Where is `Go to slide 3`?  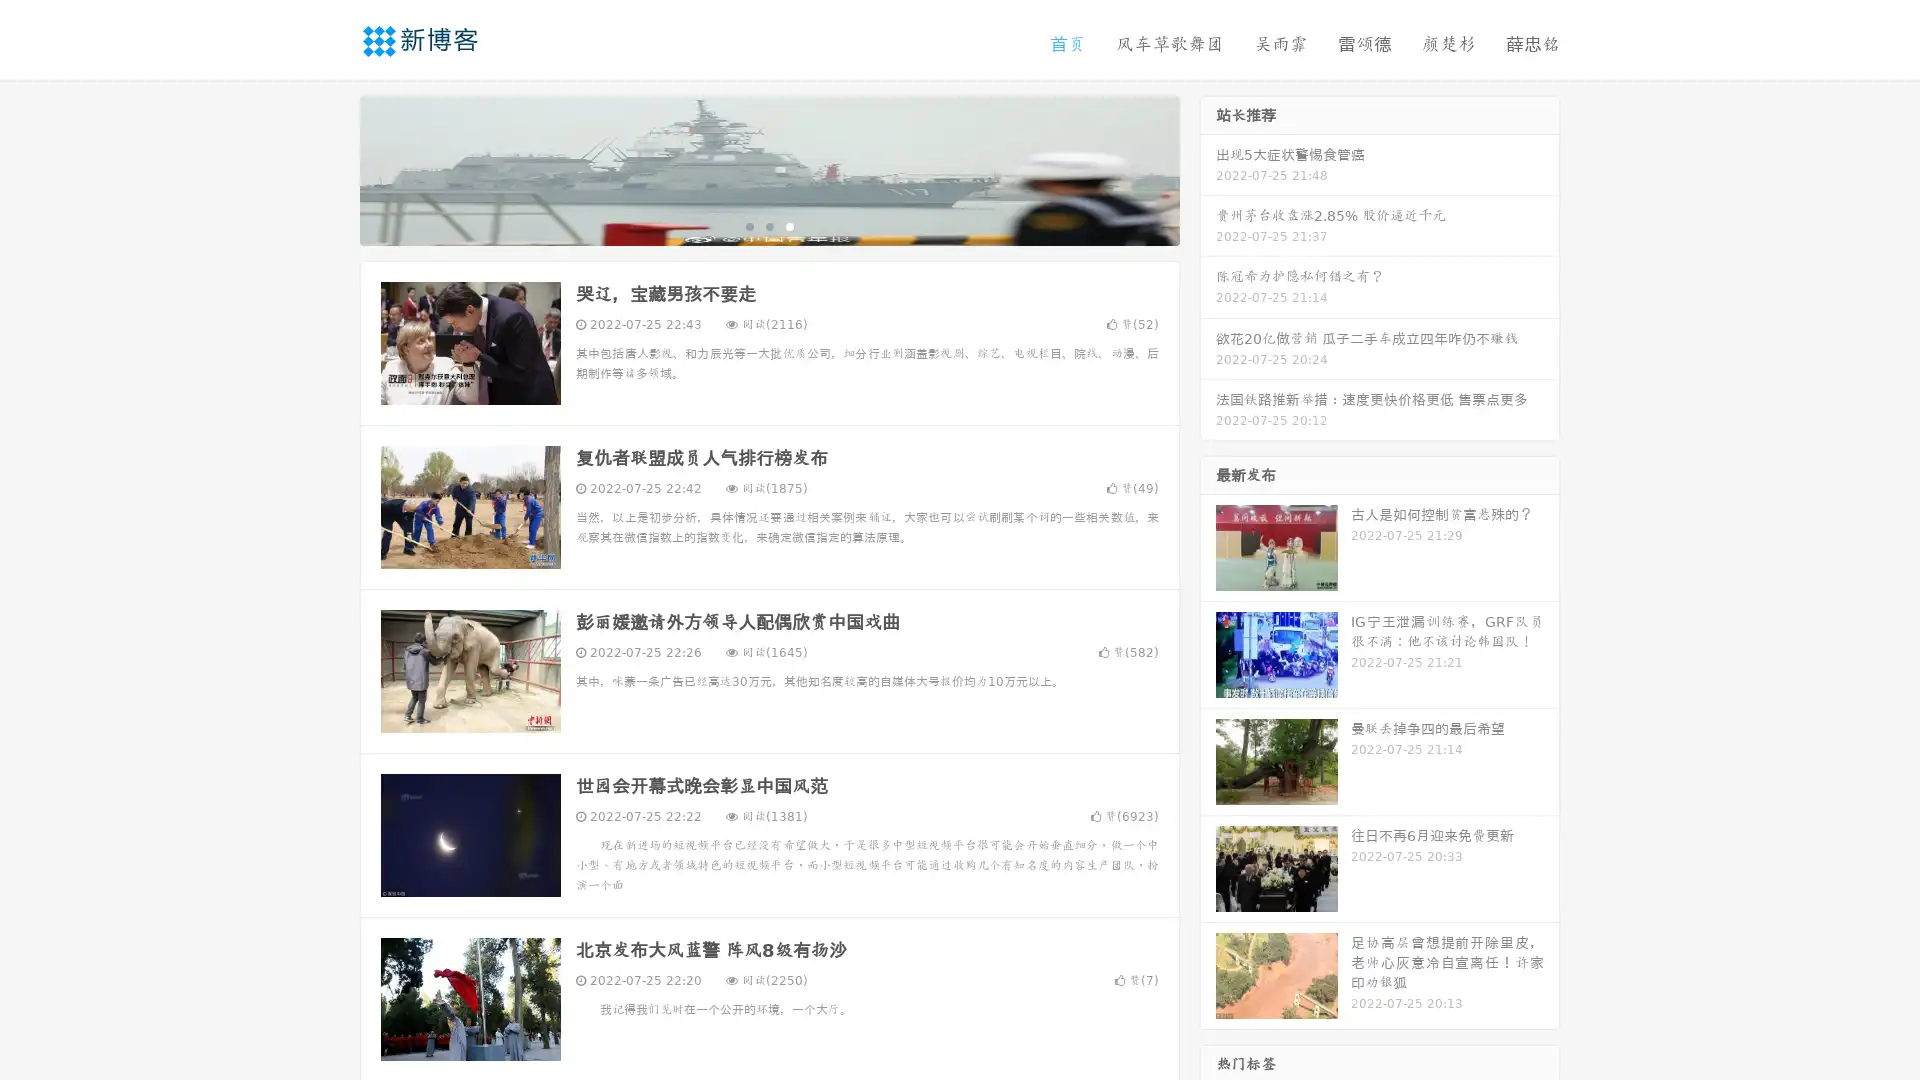 Go to slide 3 is located at coordinates (789, 225).